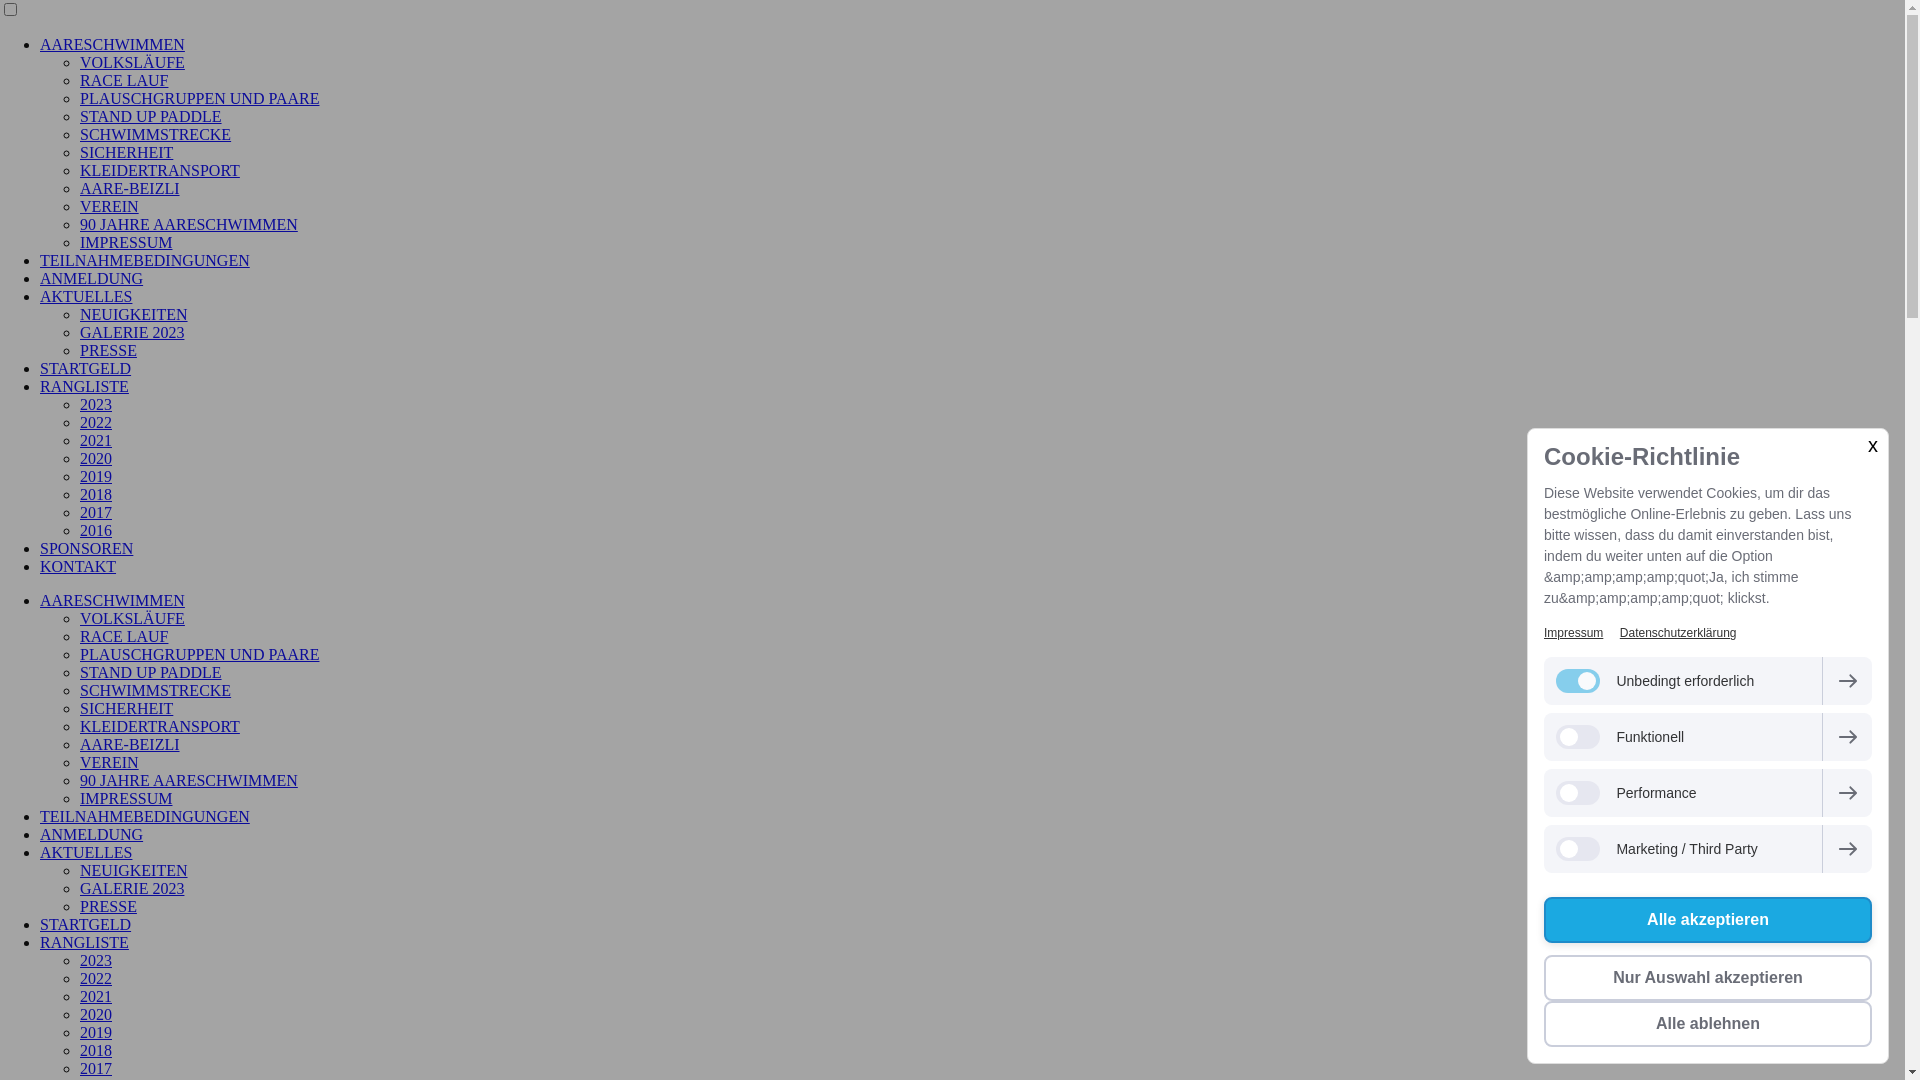 Image resolution: width=1920 pixels, height=1080 pixels. Describe the element at coordinates (90, 278) in the screenshot. I see `'ANMELDUNG'` at that location.